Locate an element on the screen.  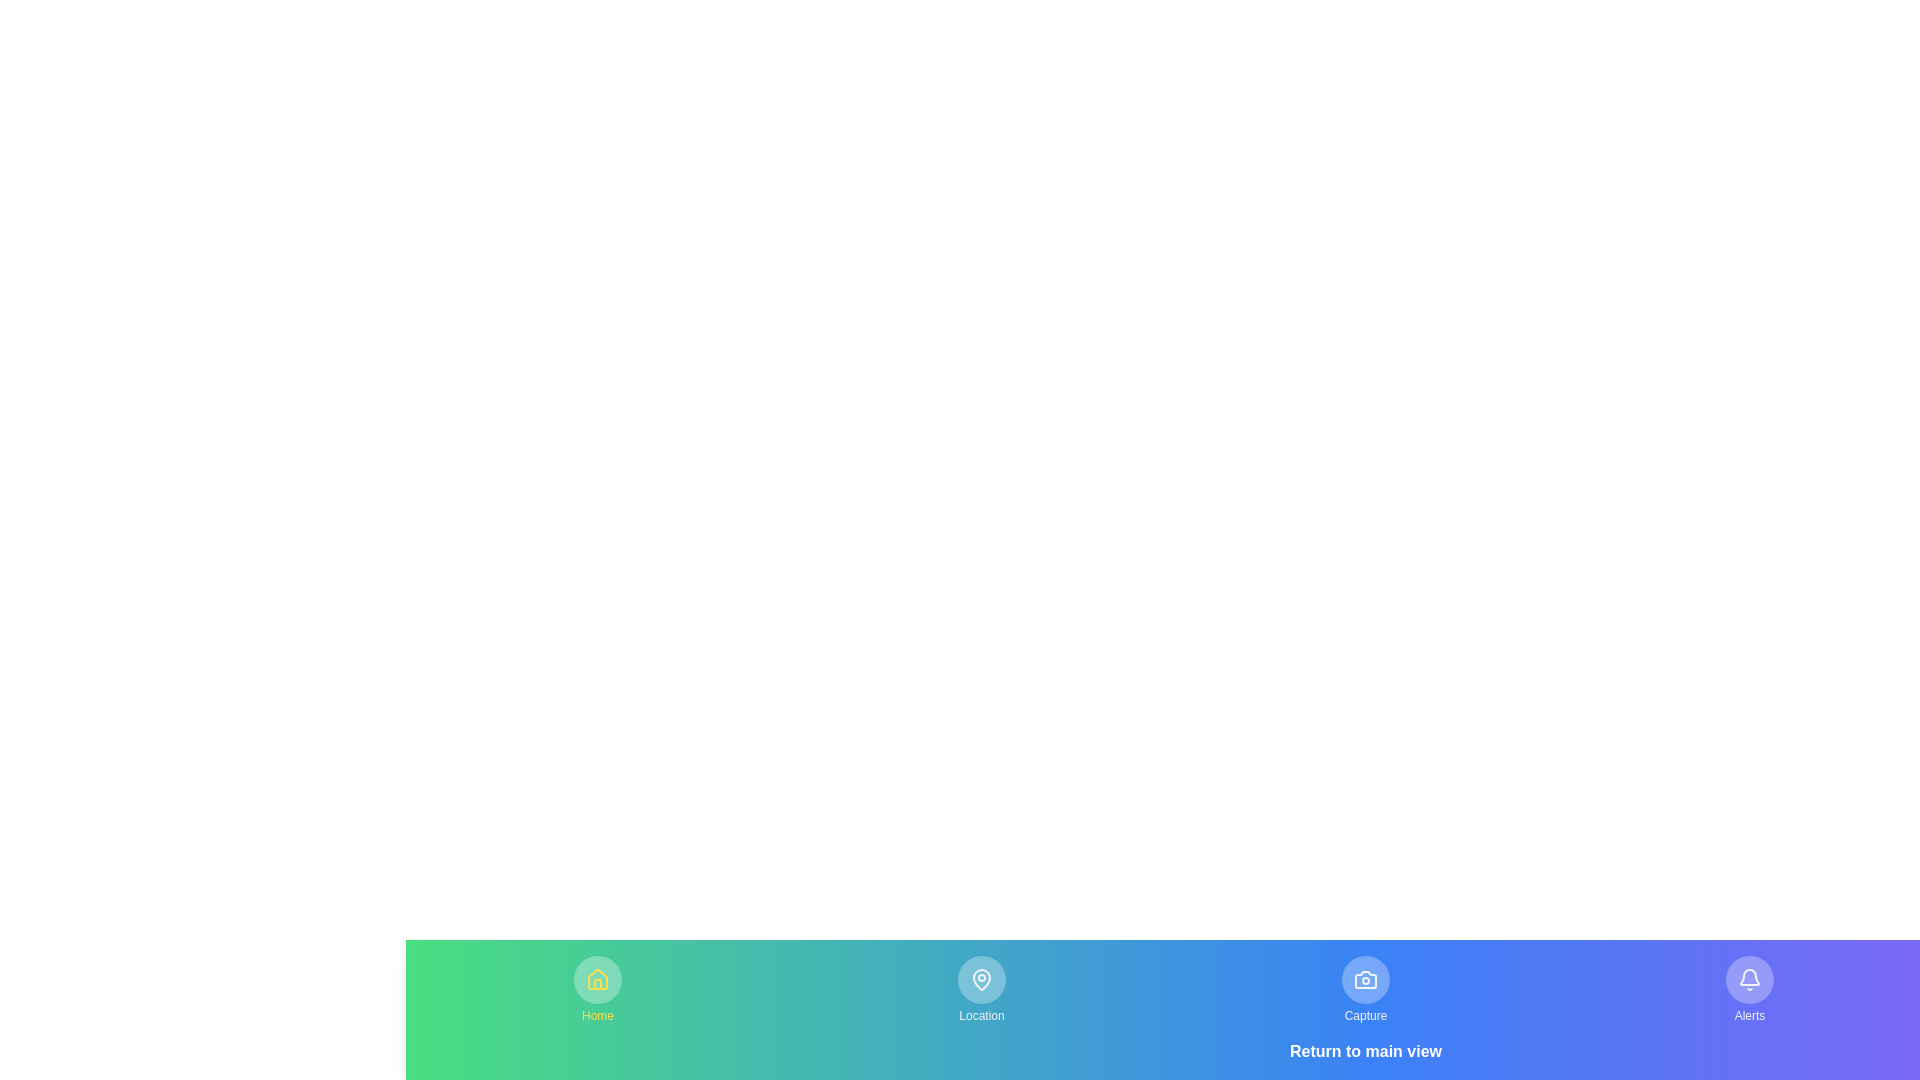
the menu item corresponding to Capture is located at coordinates (1365, 990).